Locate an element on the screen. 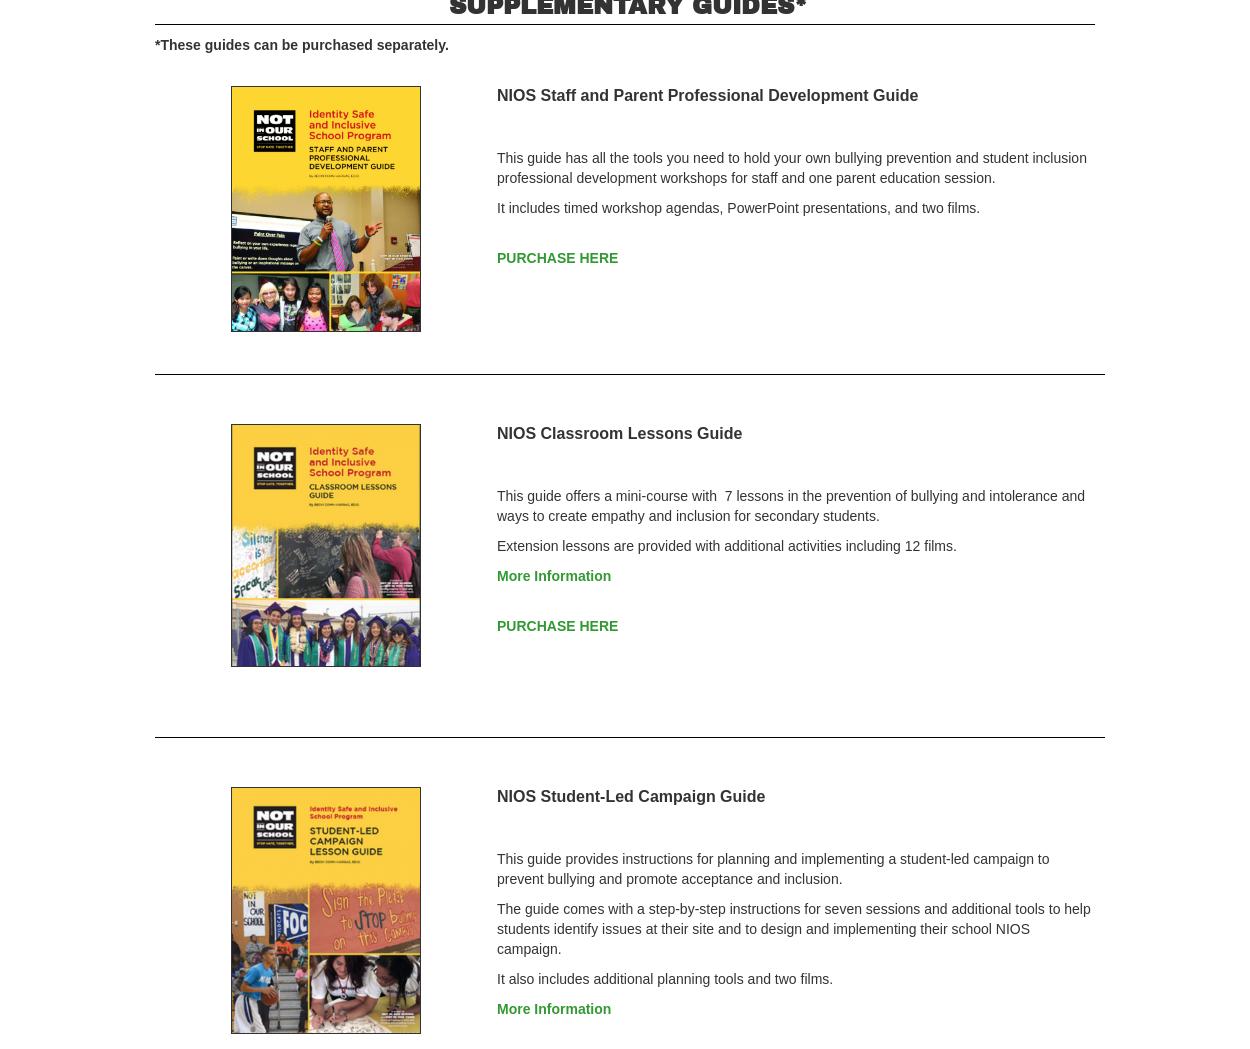 This screenshot has width=1250, height=1049. 'This guide has all the tools you need to hold your own bullying prevention and student inclusion professional development workshops for staff and one parent education session.' is located at coordinates (791, 166).